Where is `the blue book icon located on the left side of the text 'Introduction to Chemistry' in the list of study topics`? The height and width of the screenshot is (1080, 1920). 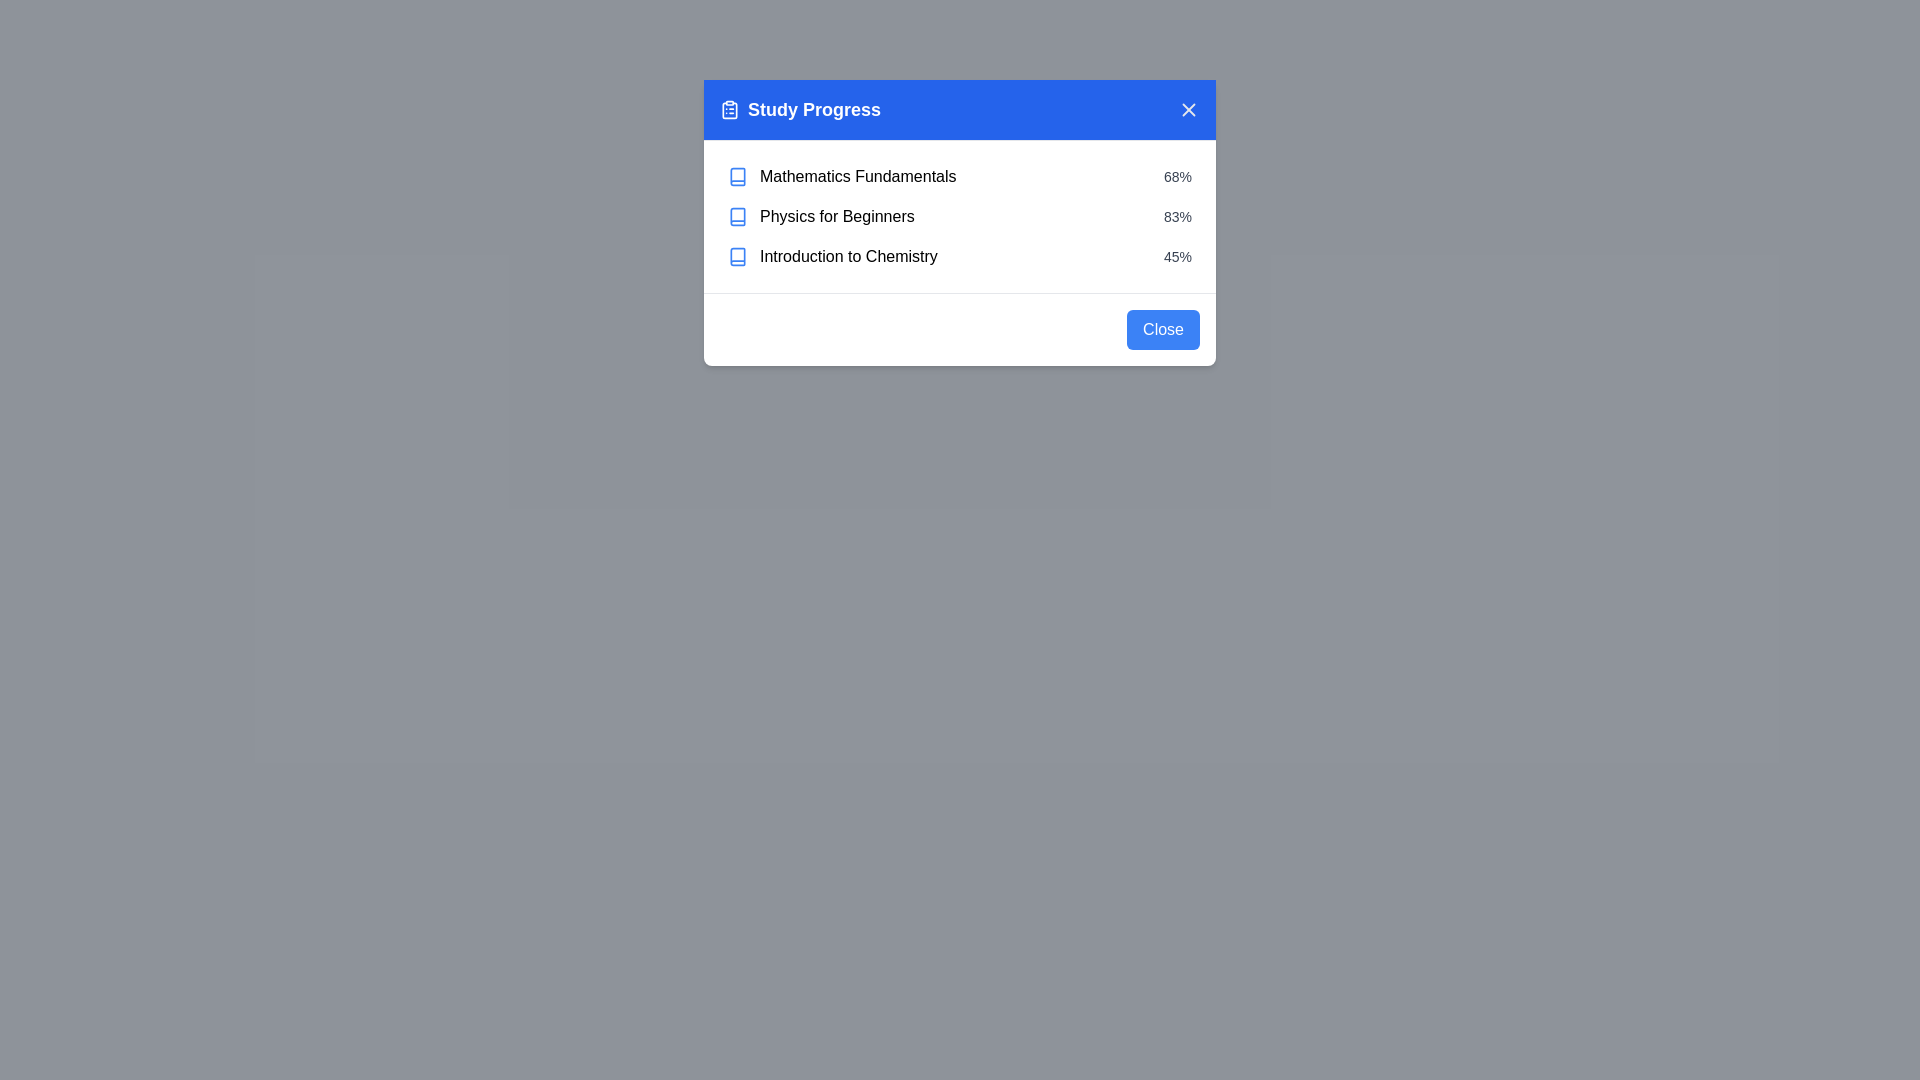 the blue book icon located on the left side of the text 'Introduction to Chemistry' in the list of study topics is located at coordinates (737, 256).